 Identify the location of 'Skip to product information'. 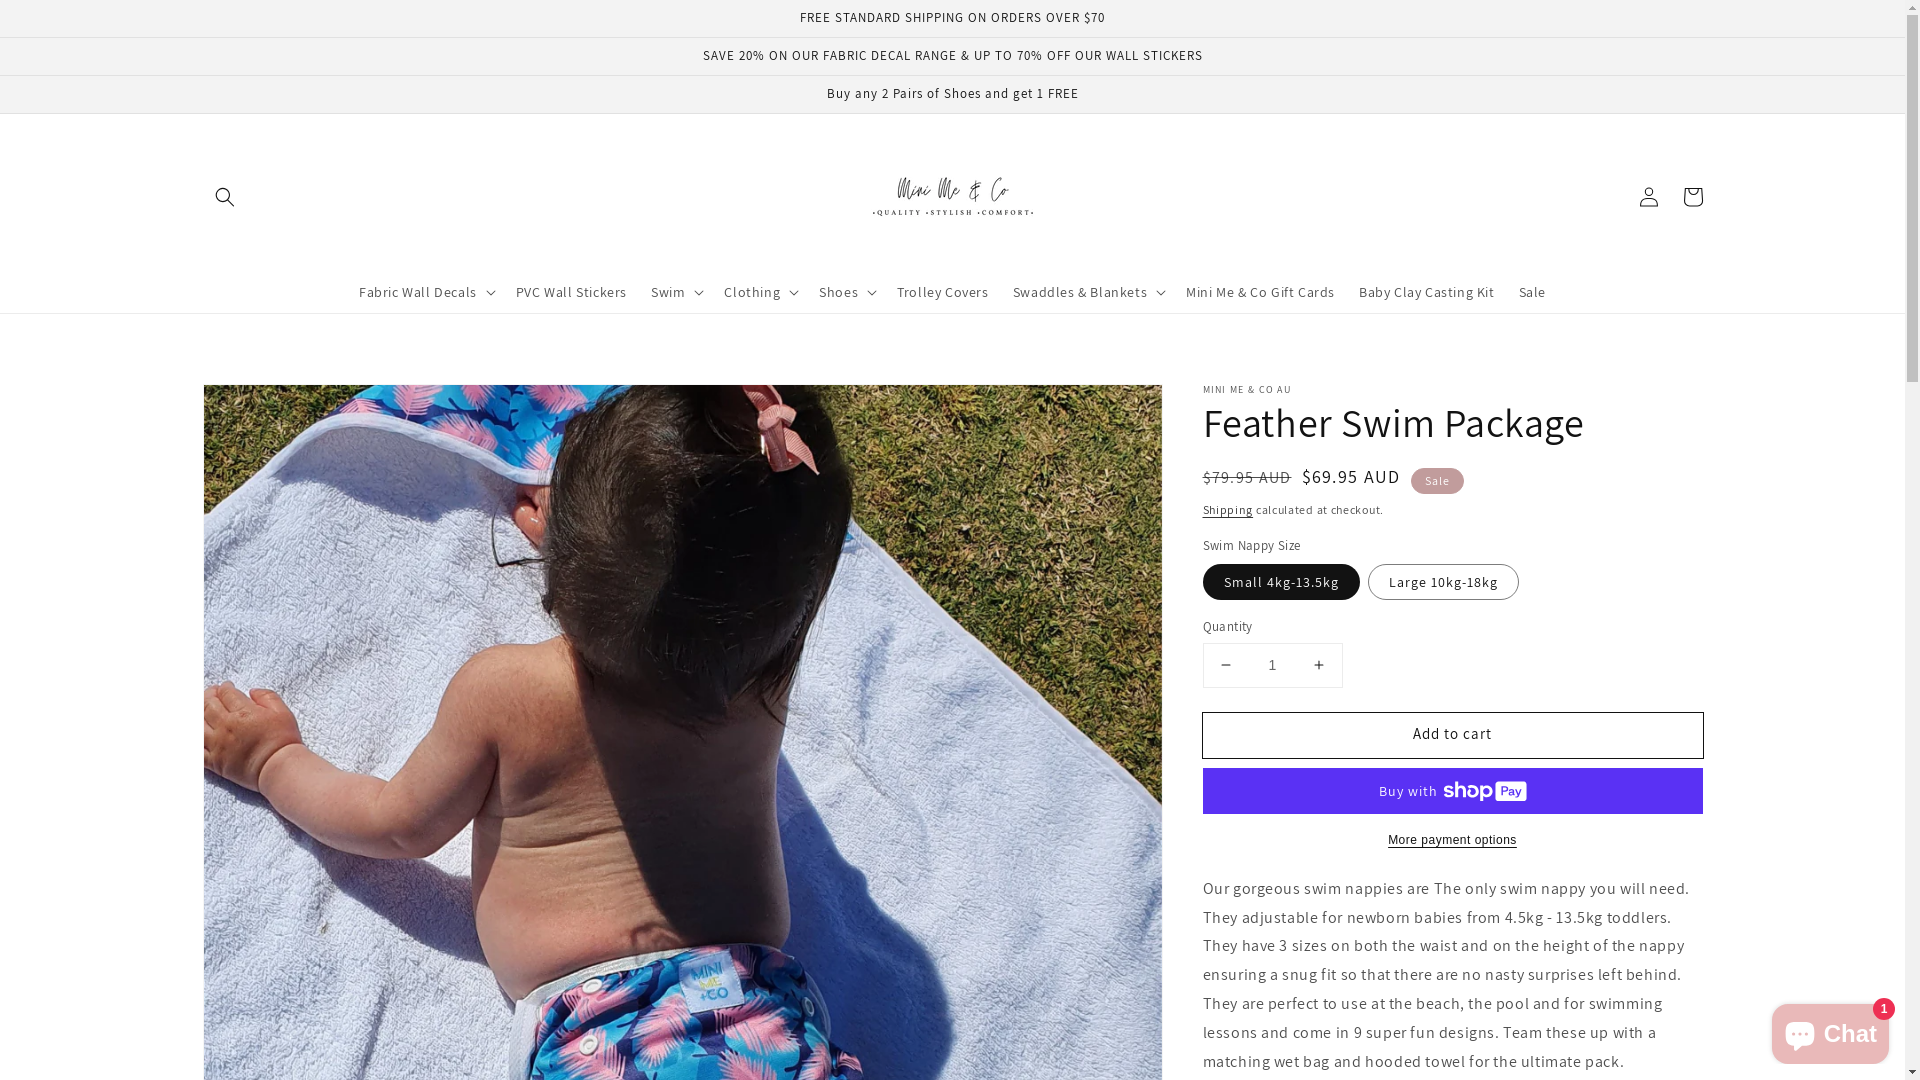
(261, 405).